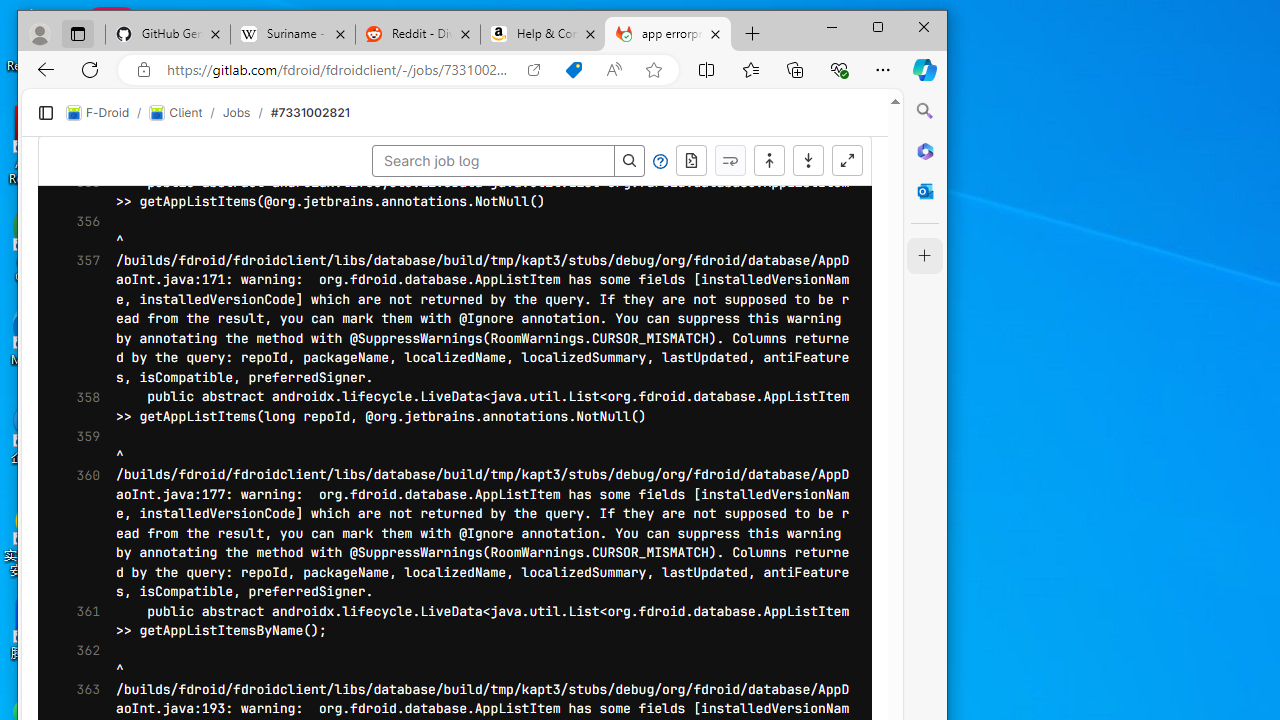 This screenshot has height=720, width=1280. Describe the element at coordinates (73, 429) in the screenshot. I see `'409'` at that location.